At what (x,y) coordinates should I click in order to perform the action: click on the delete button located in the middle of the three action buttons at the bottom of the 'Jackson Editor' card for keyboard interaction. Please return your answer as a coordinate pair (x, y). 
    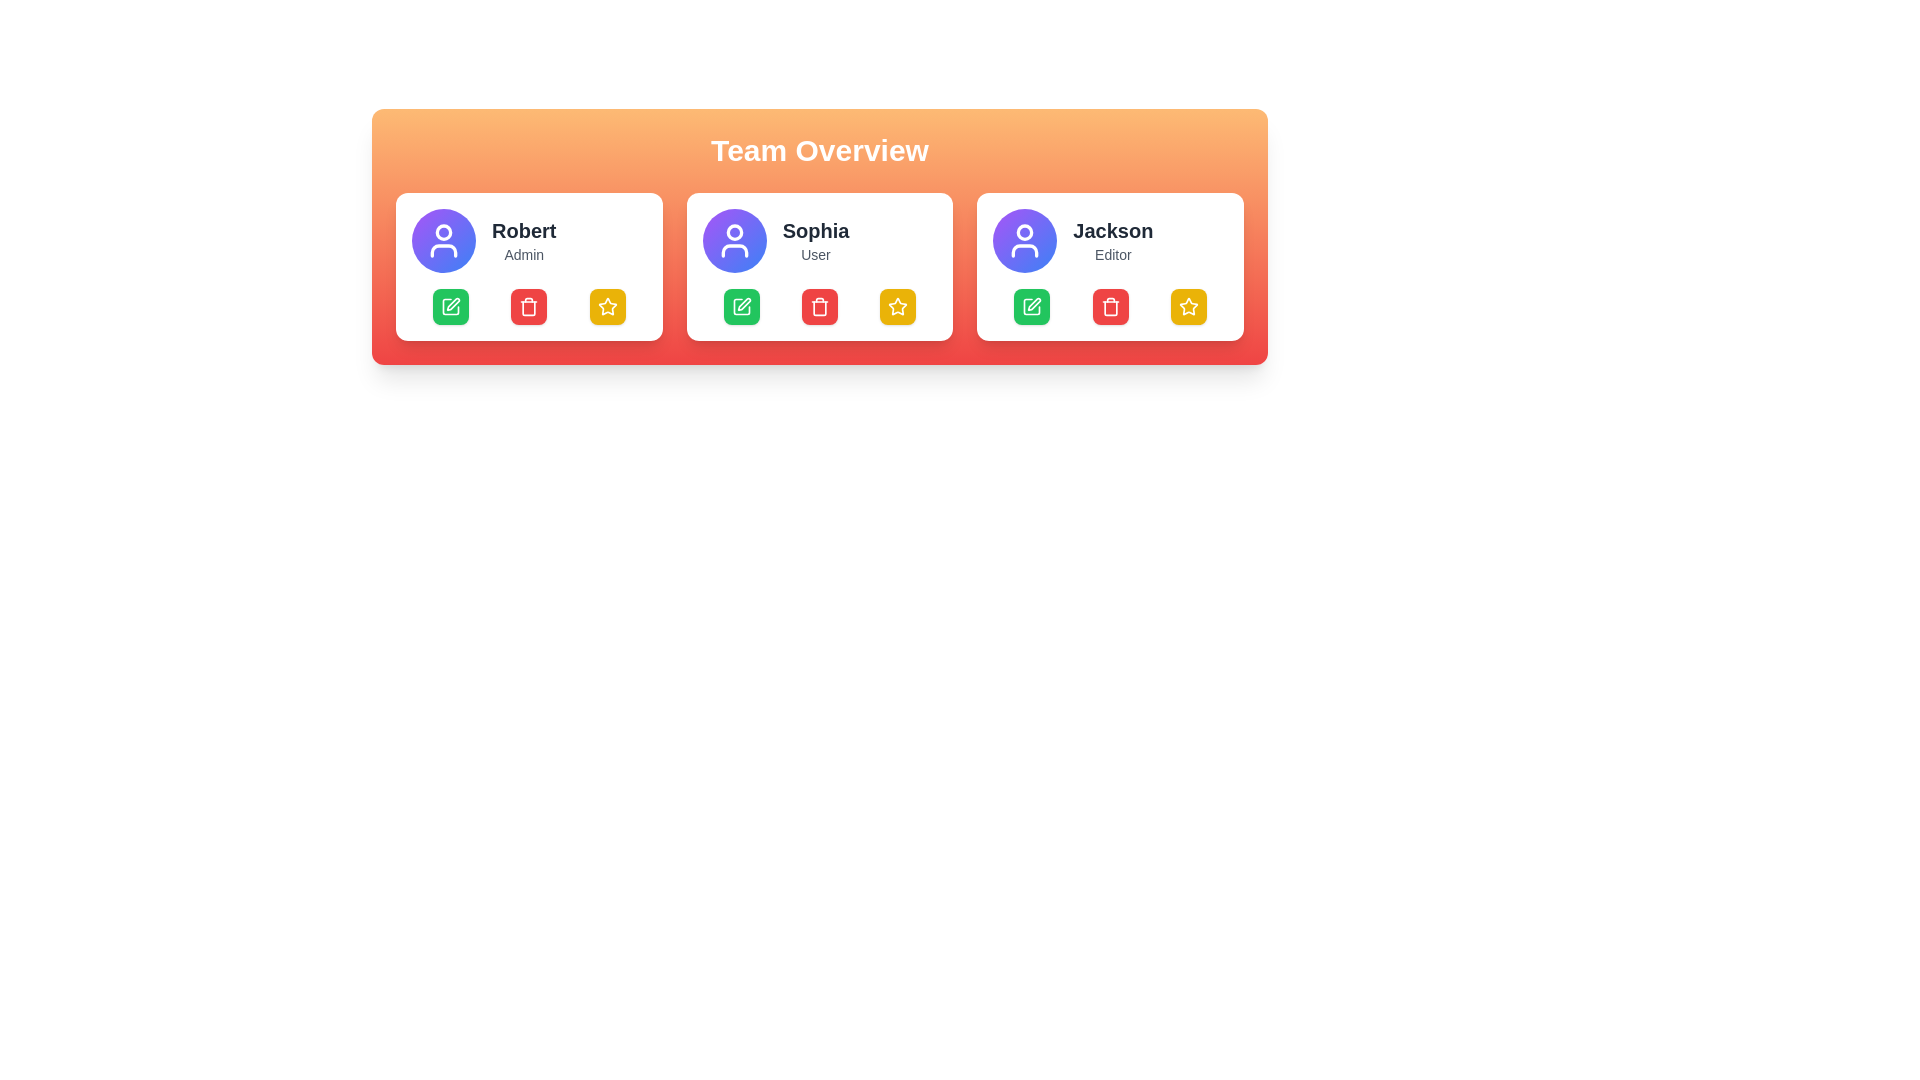
    Looking at the image, I should click on (1109, 307).